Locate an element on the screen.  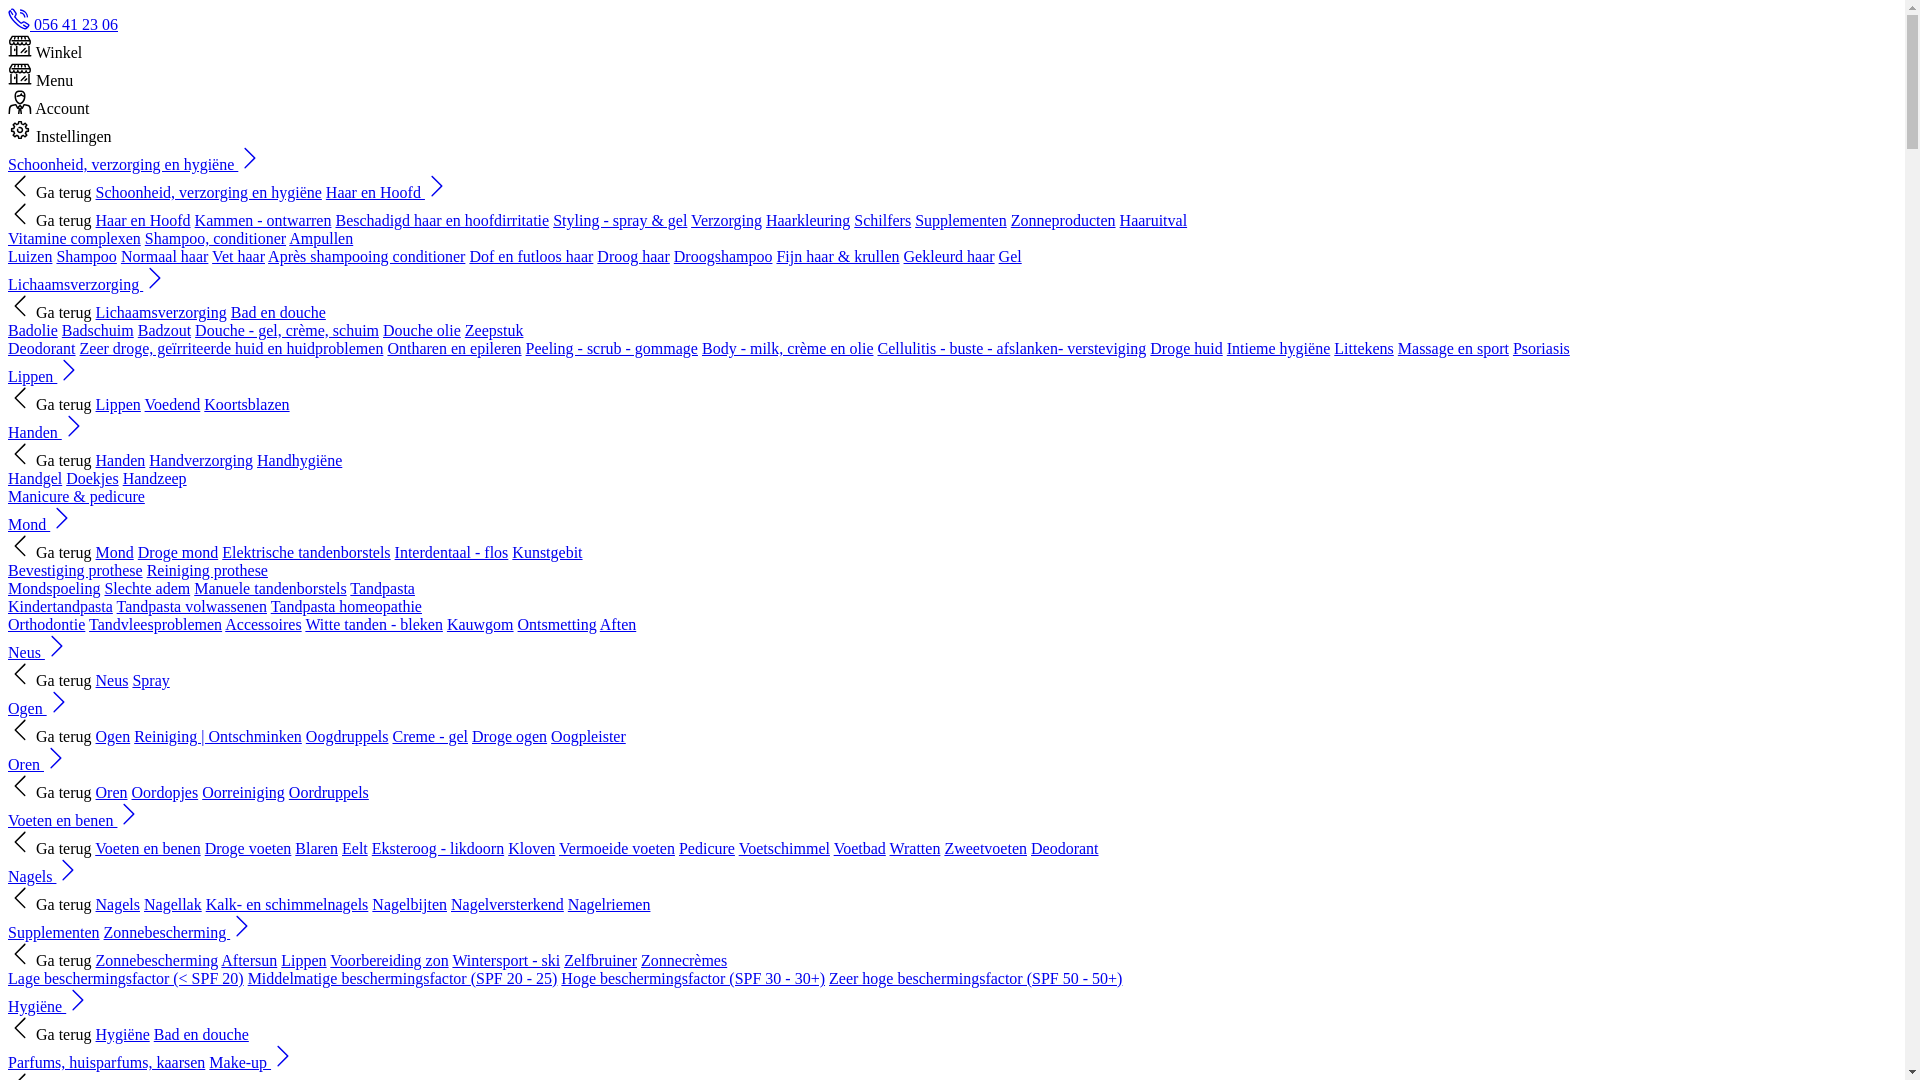
'Neus' is located at coordinates (8, 652).